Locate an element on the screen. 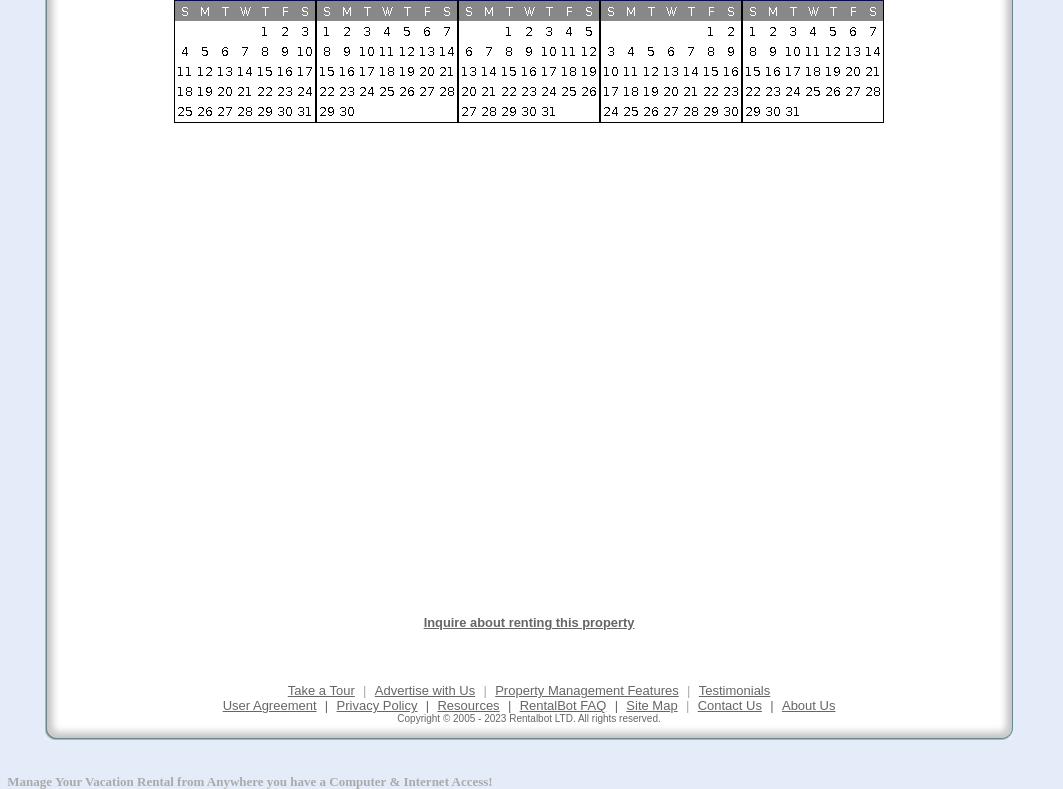 The width and height of the screenshot is (1063, 789). 'User Agreement' is located at coordinates (269, 704).